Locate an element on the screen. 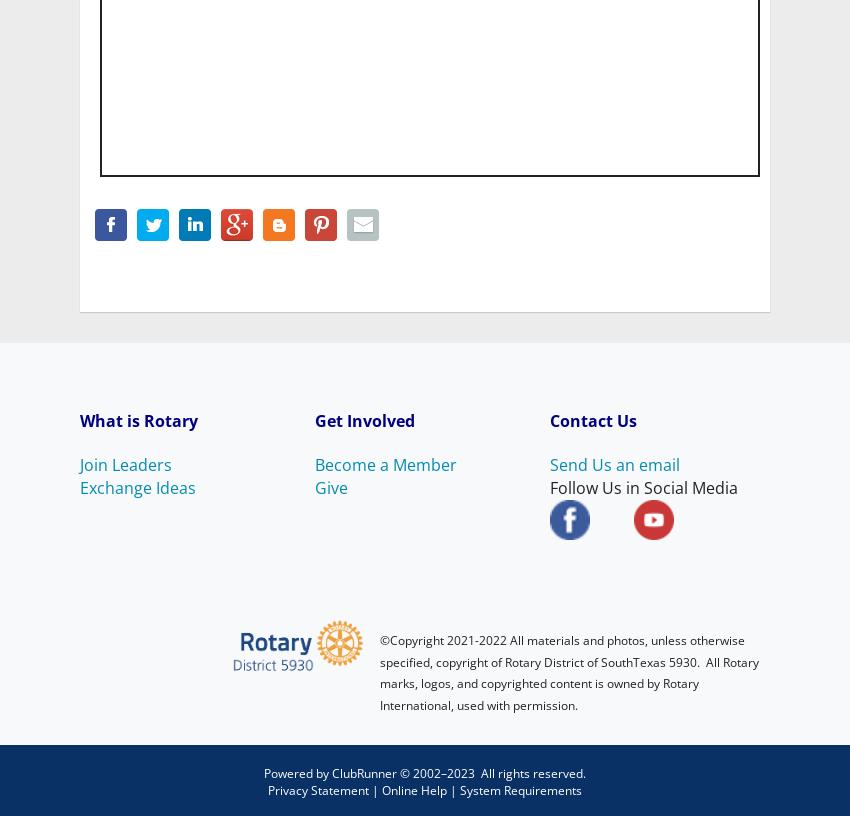 This screenshot has height=816, width=850. 'Give' is located at coordinates (331, 485).